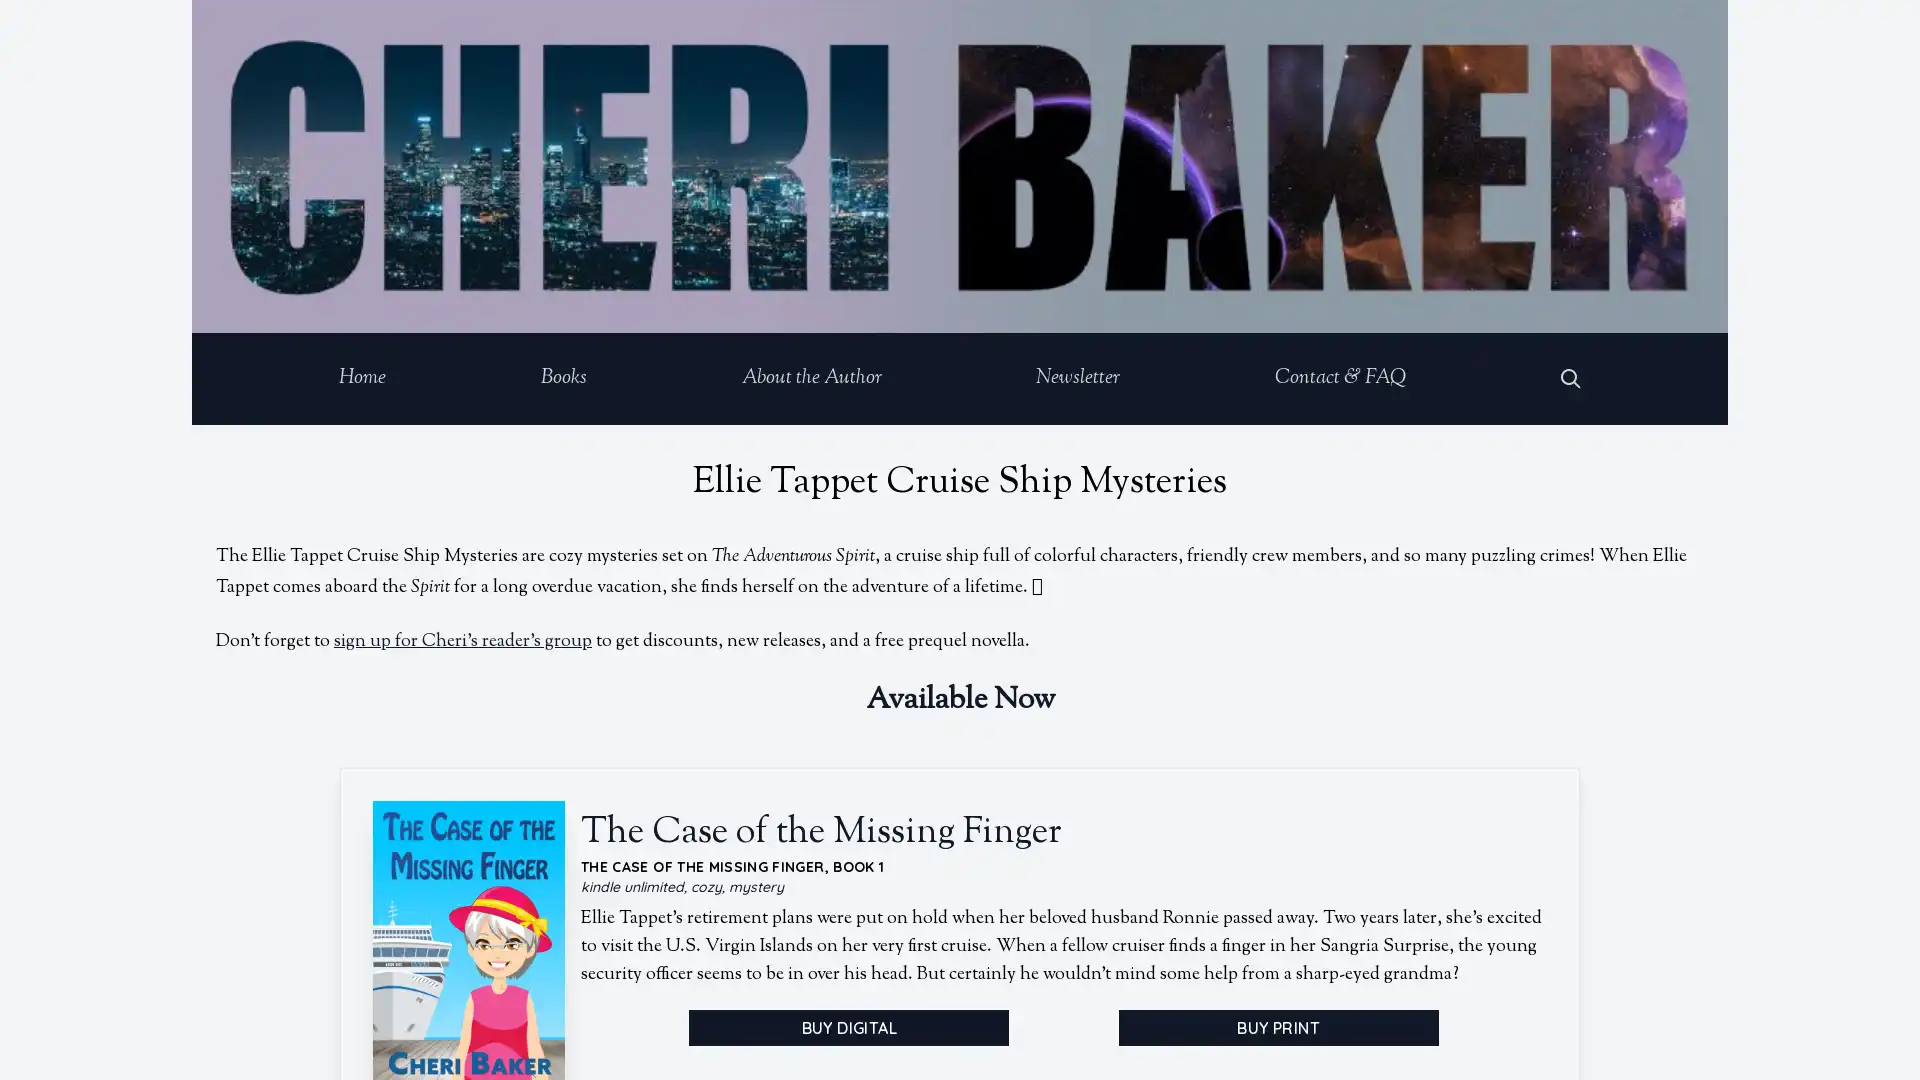 The width and height of the screenshot is (1920, 1080). I want to click on BUY DIGITAL, so click(849, 1026).